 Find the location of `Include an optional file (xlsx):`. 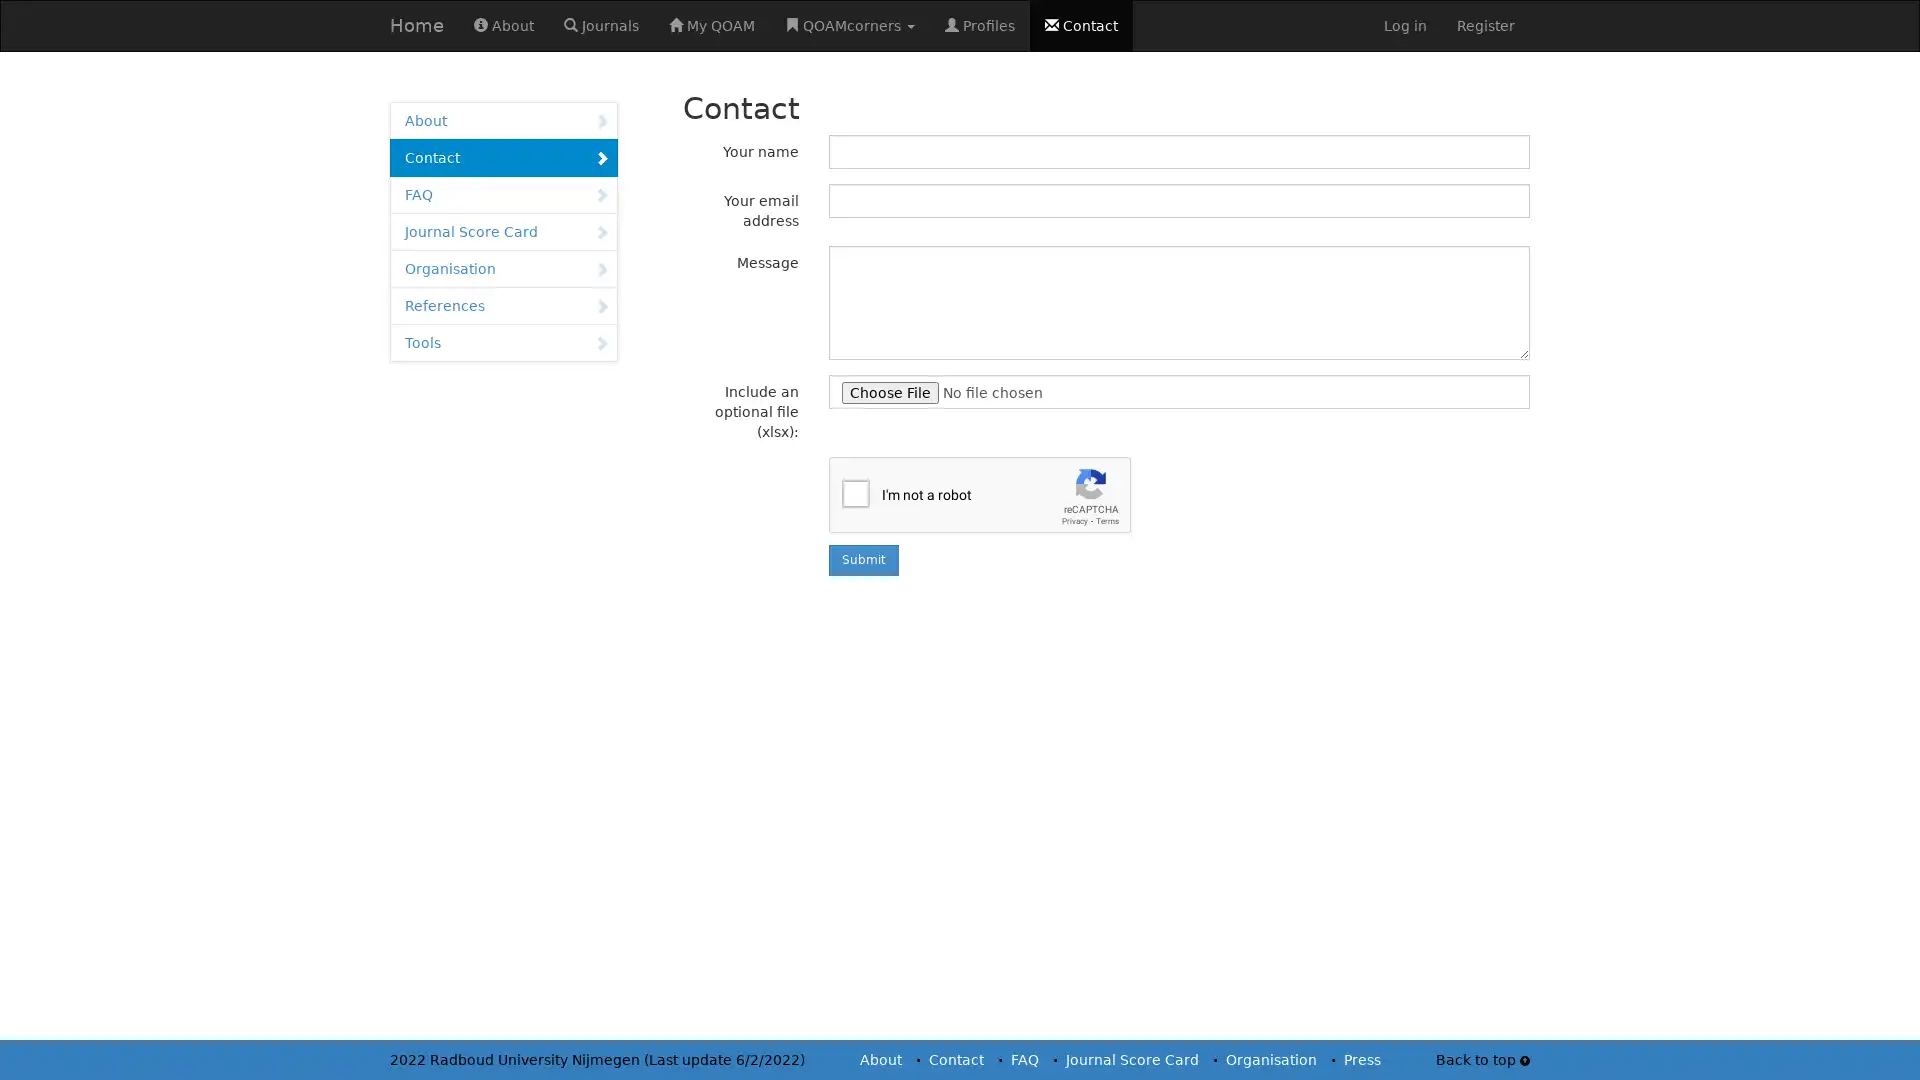

Include an optional file (xlsx): is located at coordinates (1178, 392).